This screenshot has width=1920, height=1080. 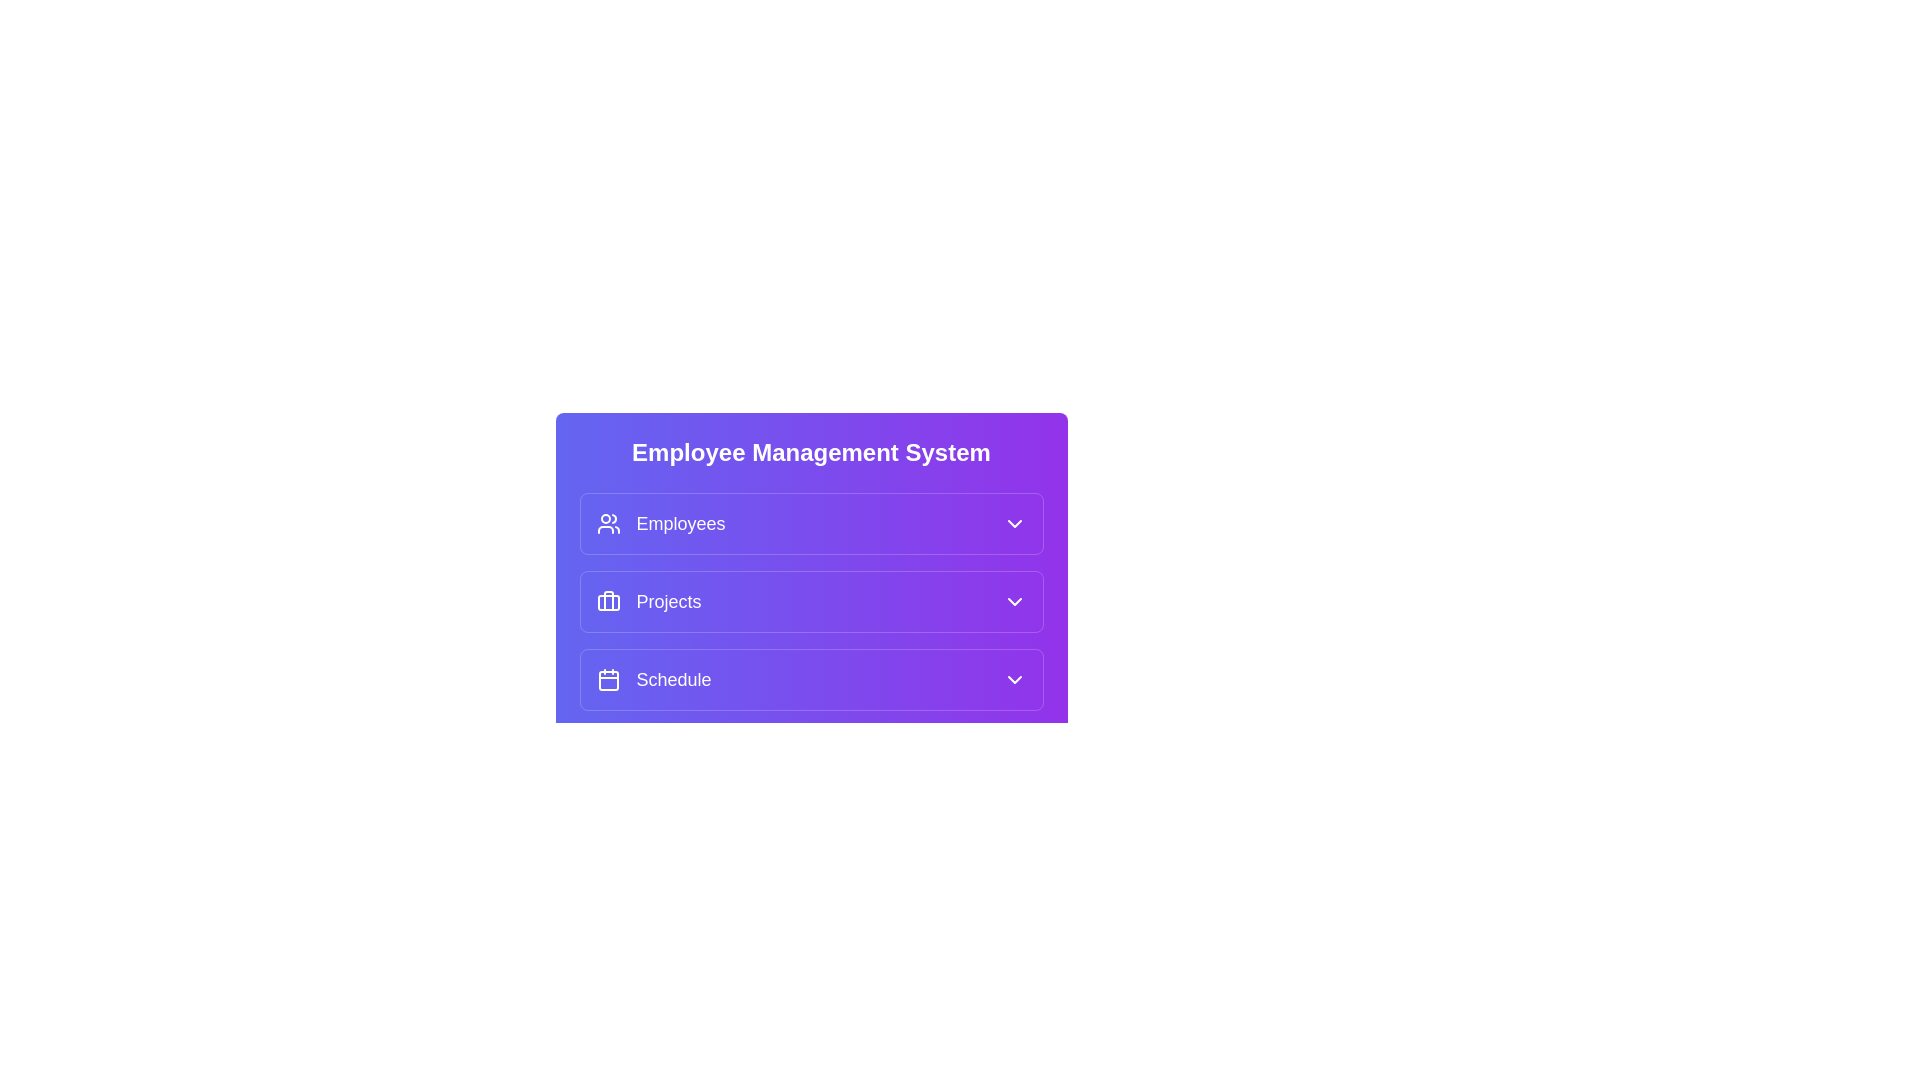 What do you see at coordinates (674, 678) in the screenshot?
I see `text label with the content 'Schedule', which is styled with a medium font weight and large size, located in the vertical menu section below the heading 'Employee Management System'` at bounding box center [674, 678].